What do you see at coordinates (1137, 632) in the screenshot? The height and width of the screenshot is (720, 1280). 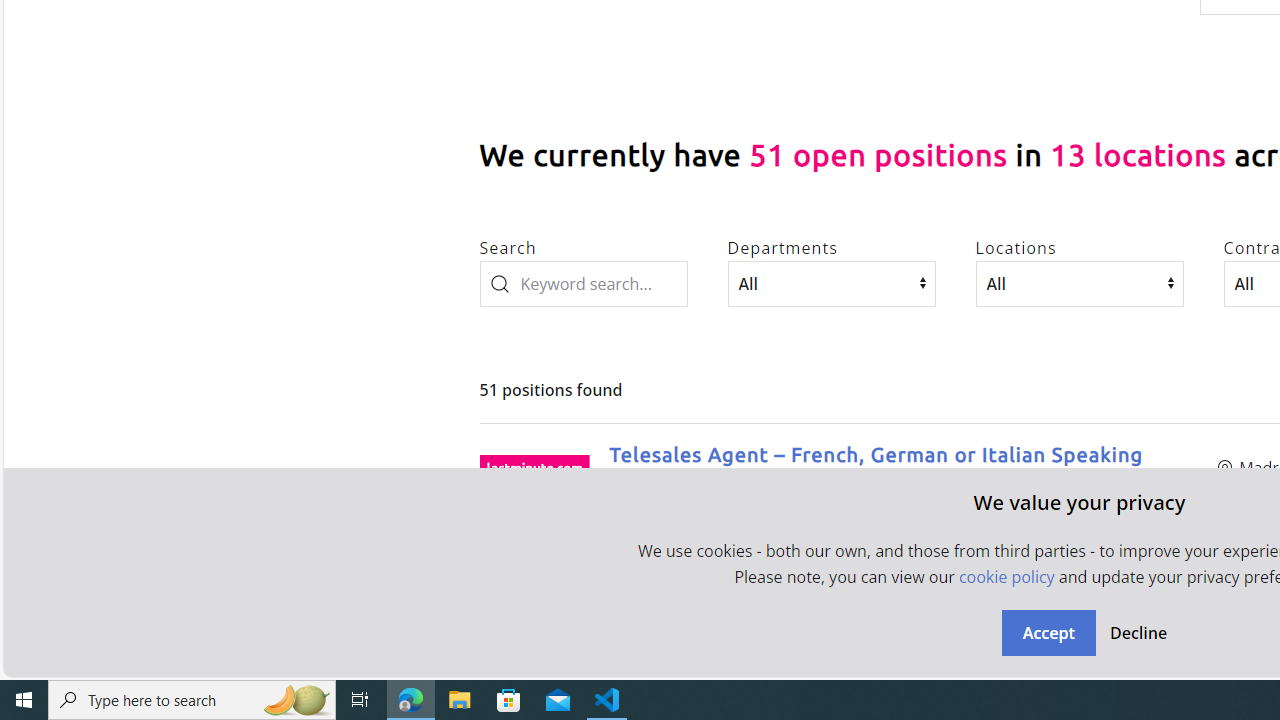 I see `'Decline'` at bounding box center [1137, 632].